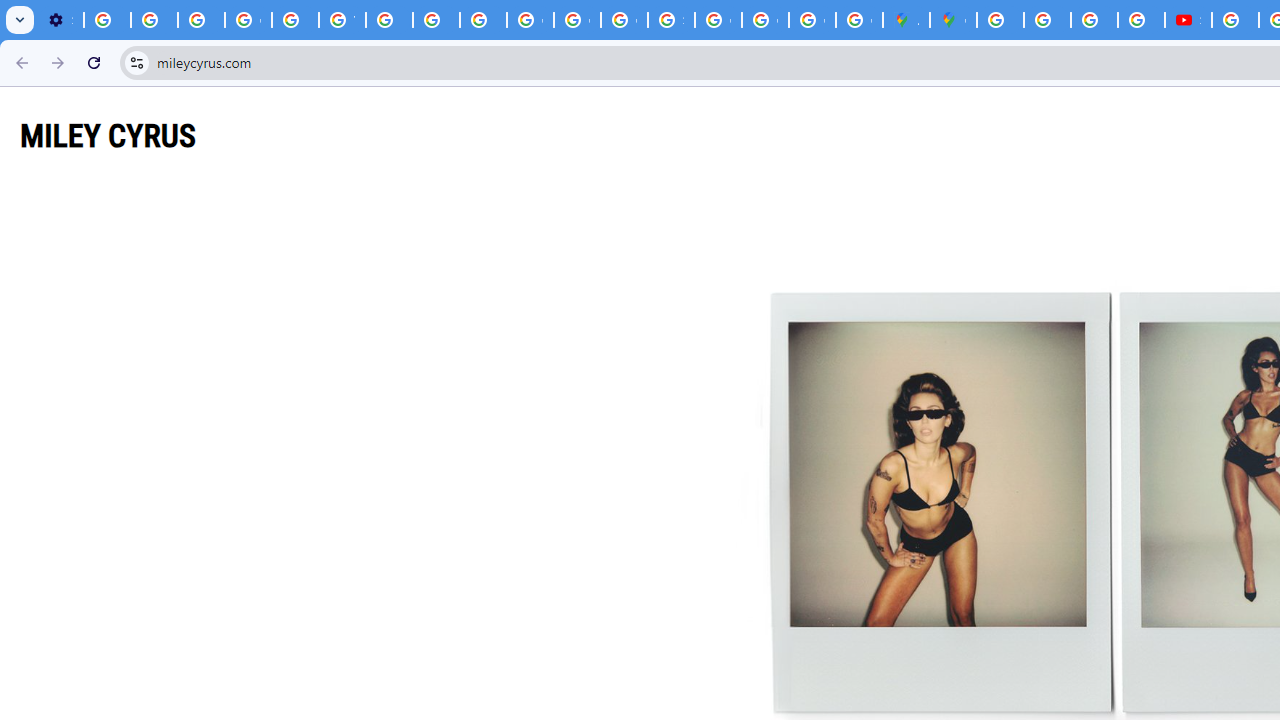 Image resolution: width=1280 pixels, height=720 pixels. Describe the element at coordinates (60, 20) in the screenshot. I see `'Settings - Customize profile'` at that location.